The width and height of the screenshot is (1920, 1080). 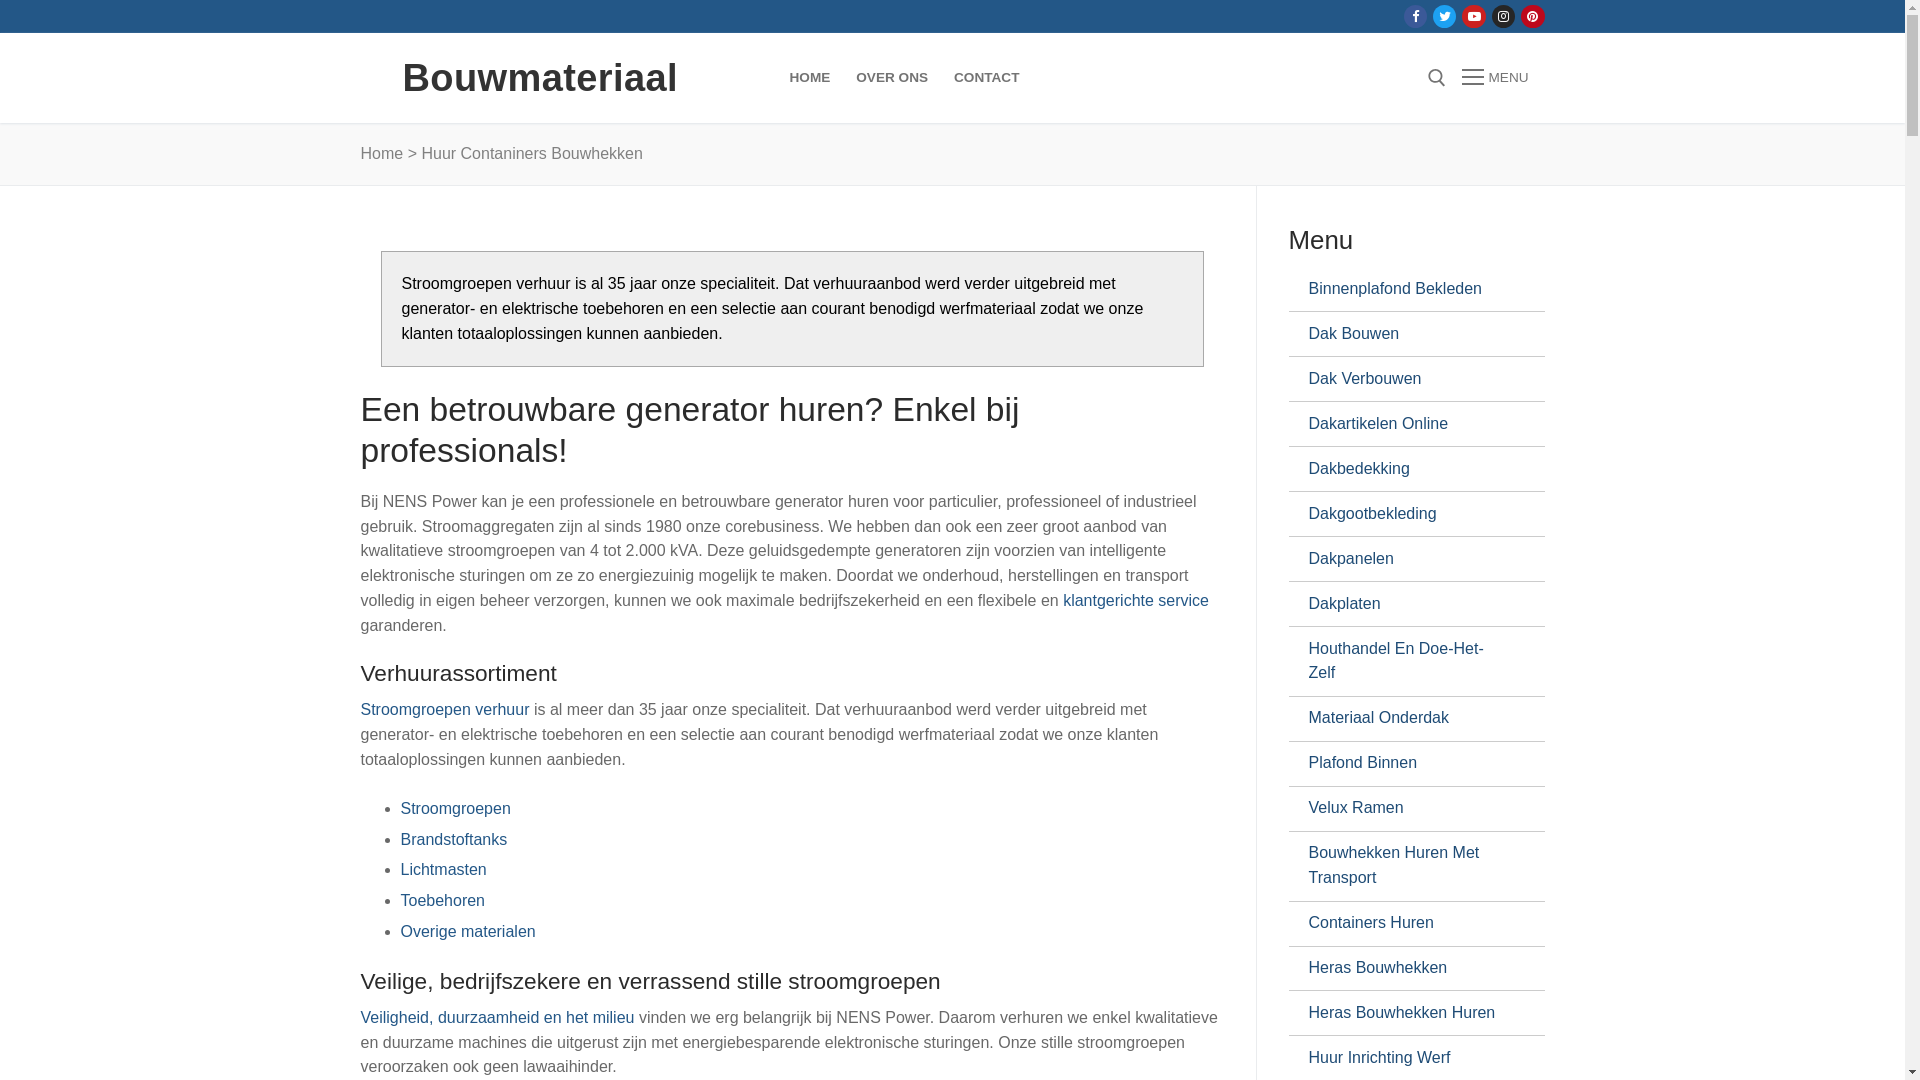 I want to click on 'Twitter', so click(x=1444, y=16).